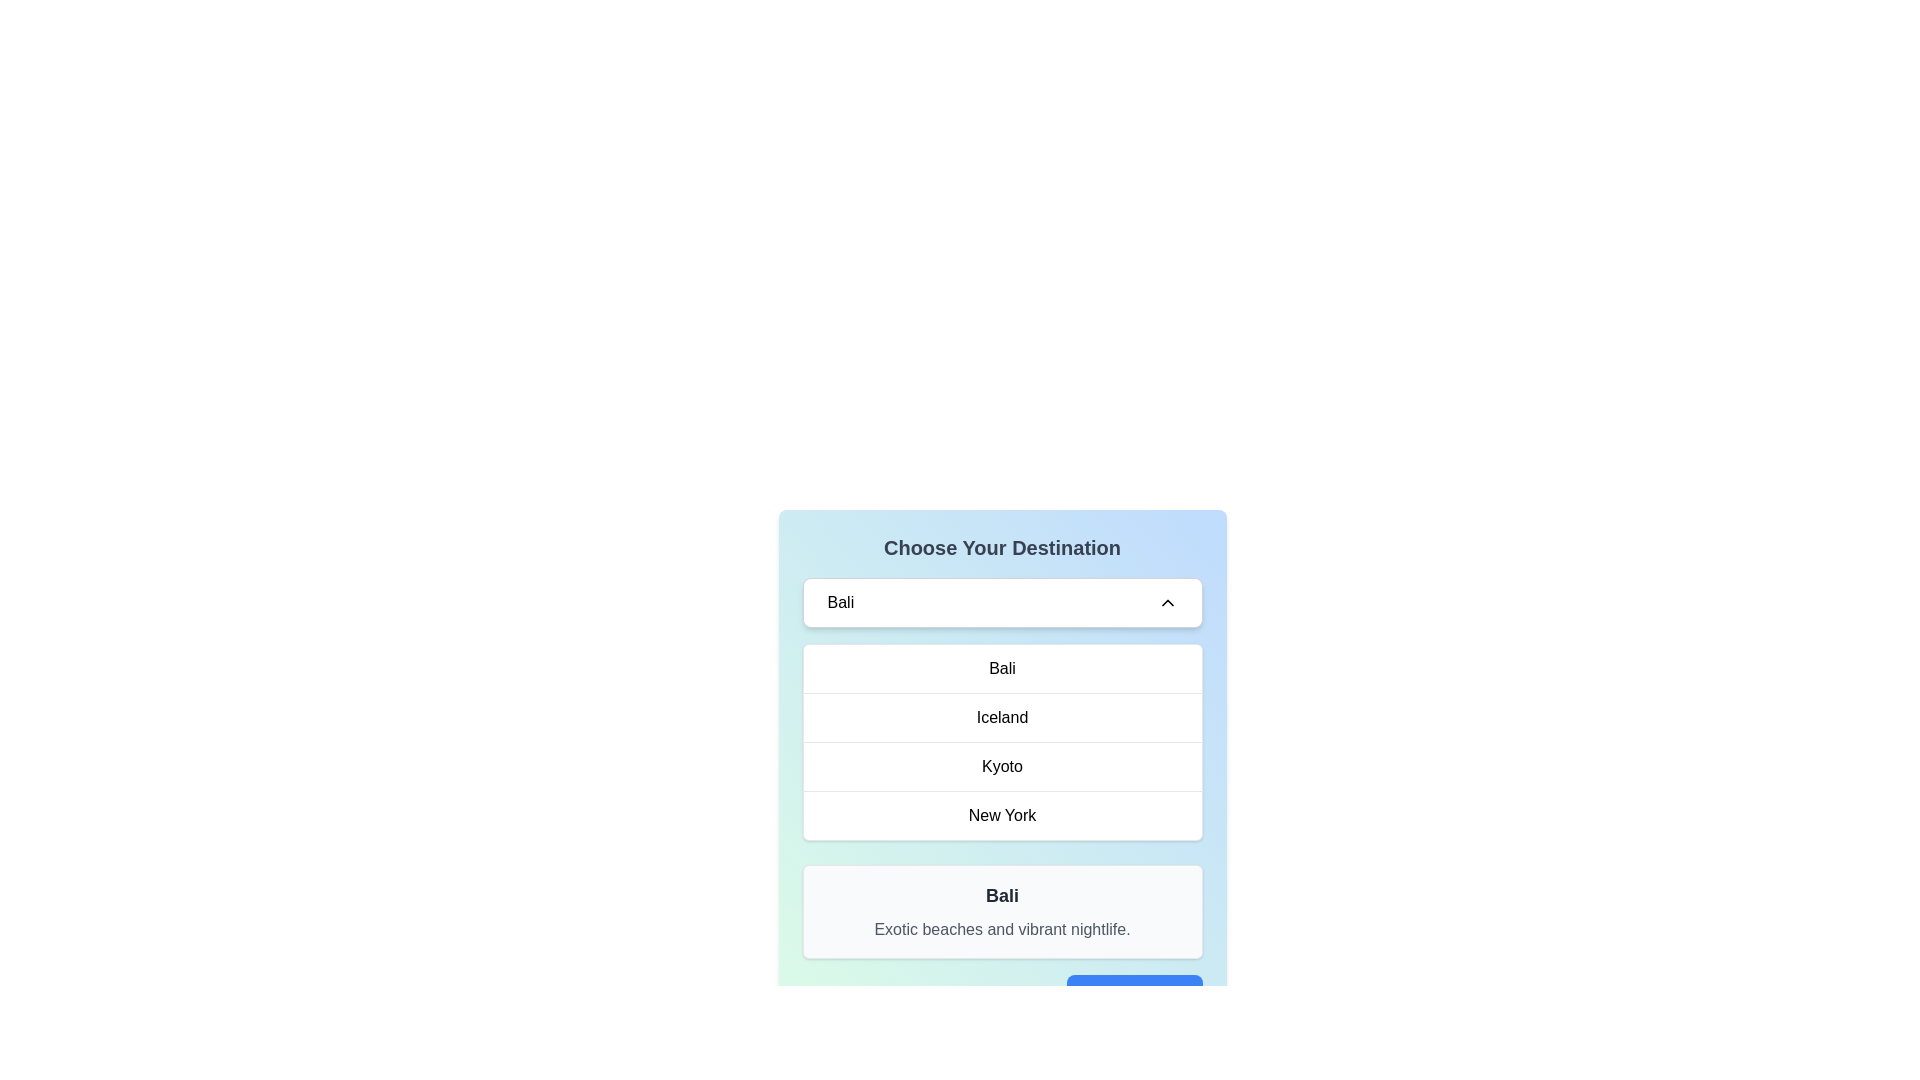 The width and height of the screenshot is (1920, 1080). Describe the element at coordinates (1167, 601) in the screenshot. I see `the upward-pointing chevron icon located on the right-hand side of the white rectangular bar labeled 'Bali'` at that location.